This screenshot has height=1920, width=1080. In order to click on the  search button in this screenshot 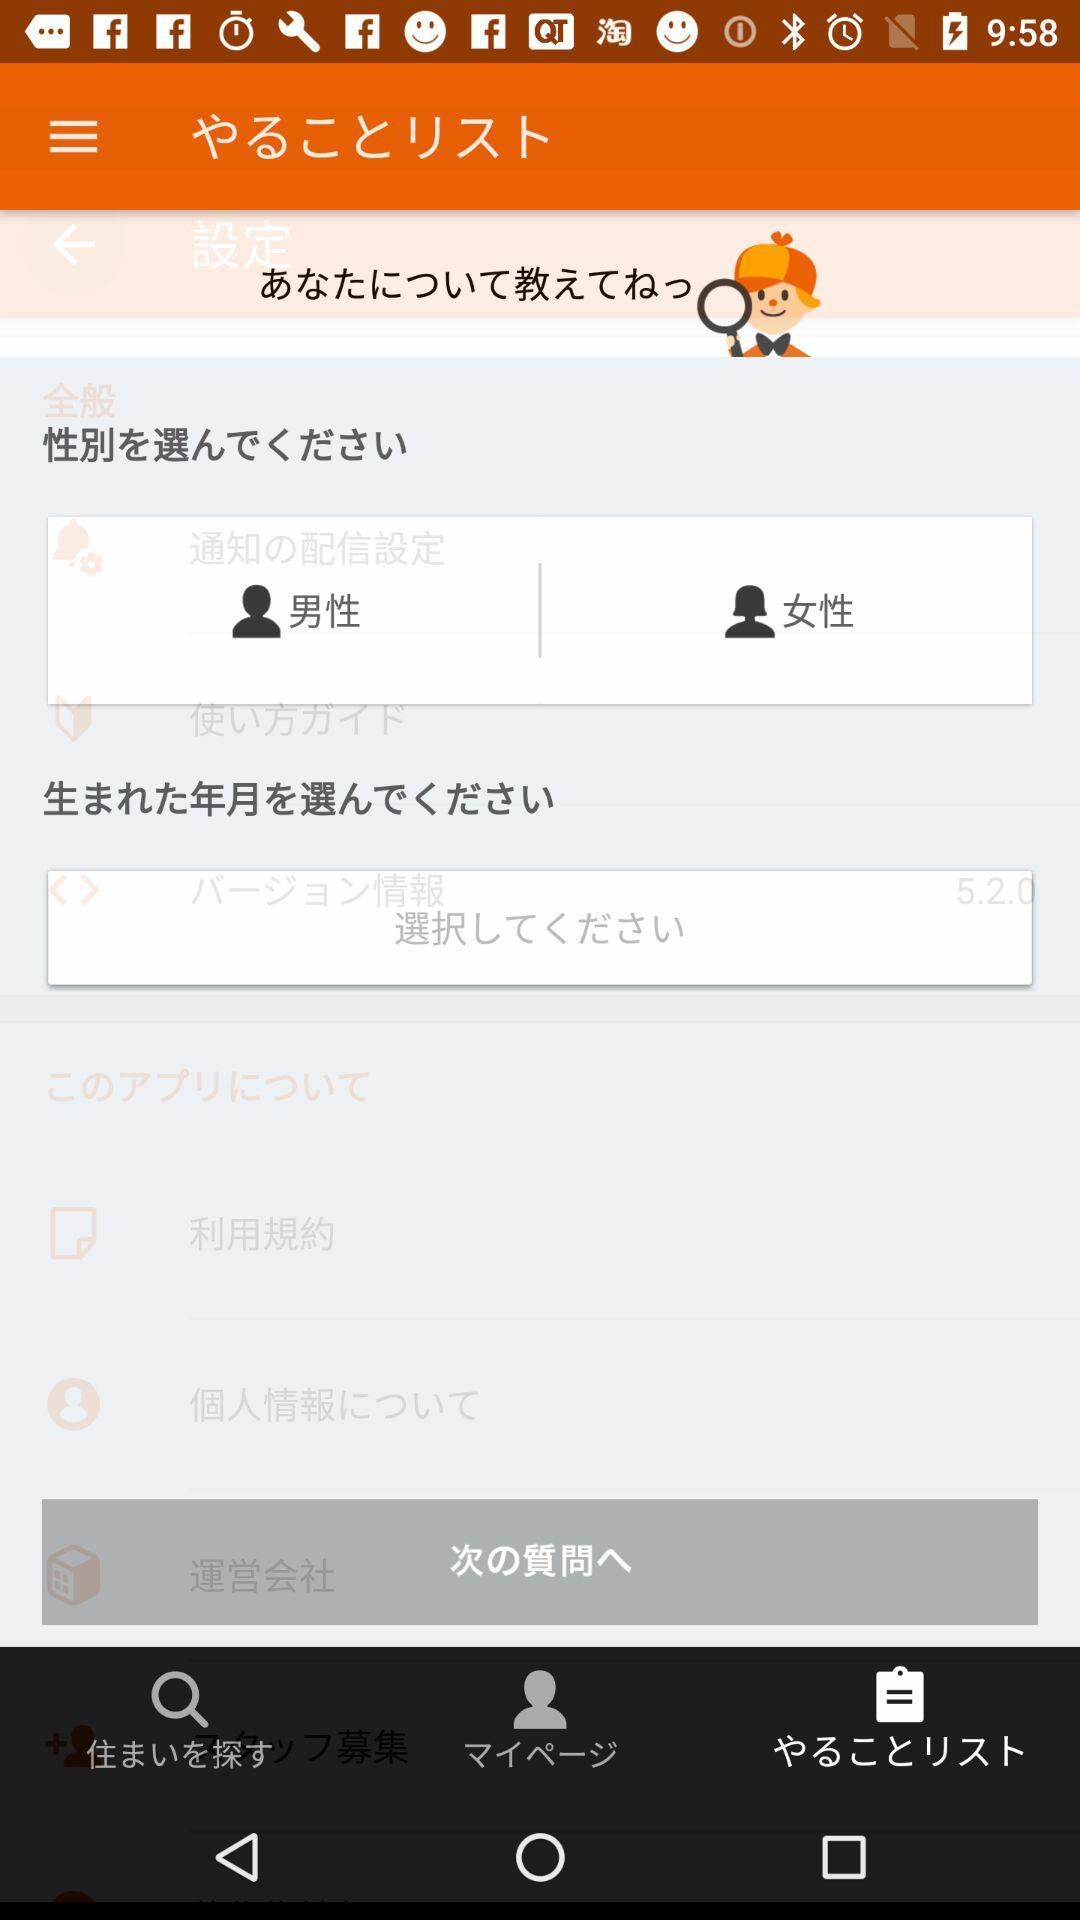, I will do `click(180, 1698)`.